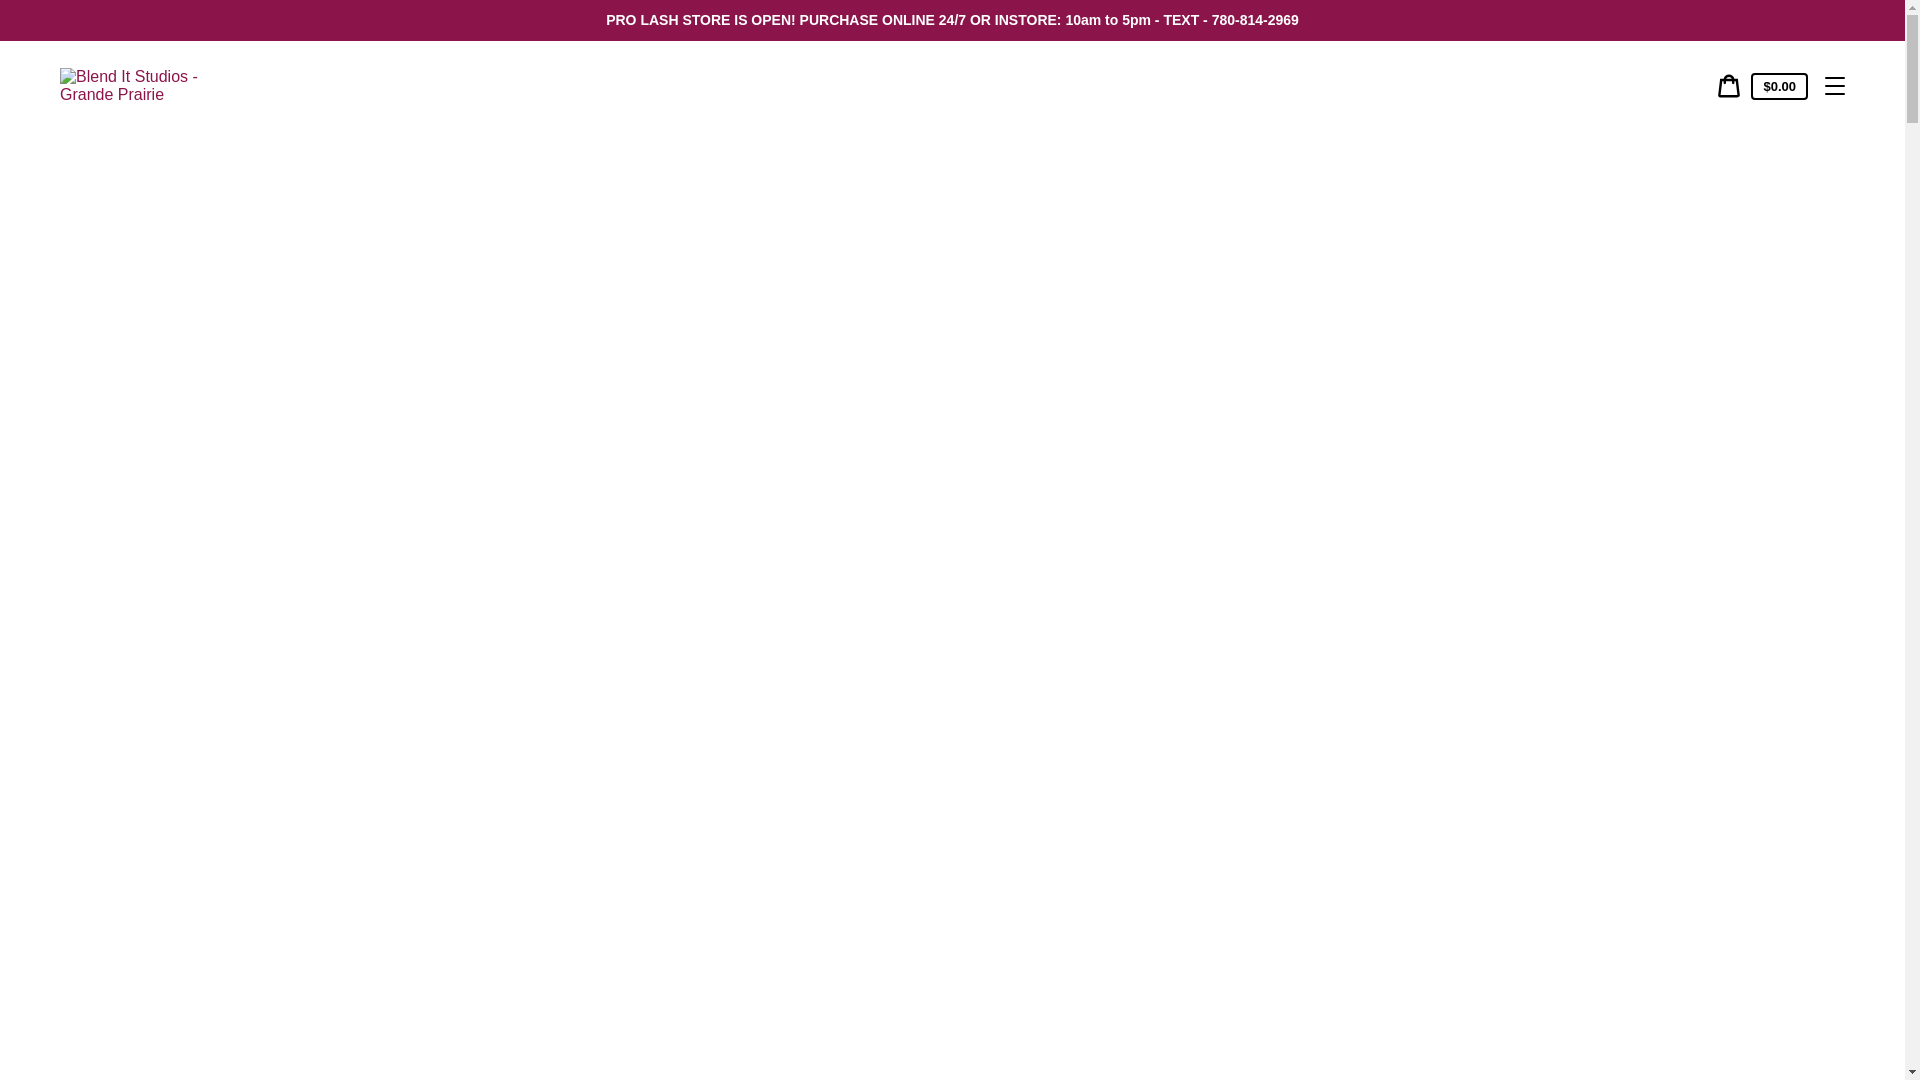  What do you see at coordinates (1727, 84) in the screenshot?
I see `'Cart'` at bounding box center [1727, 84].